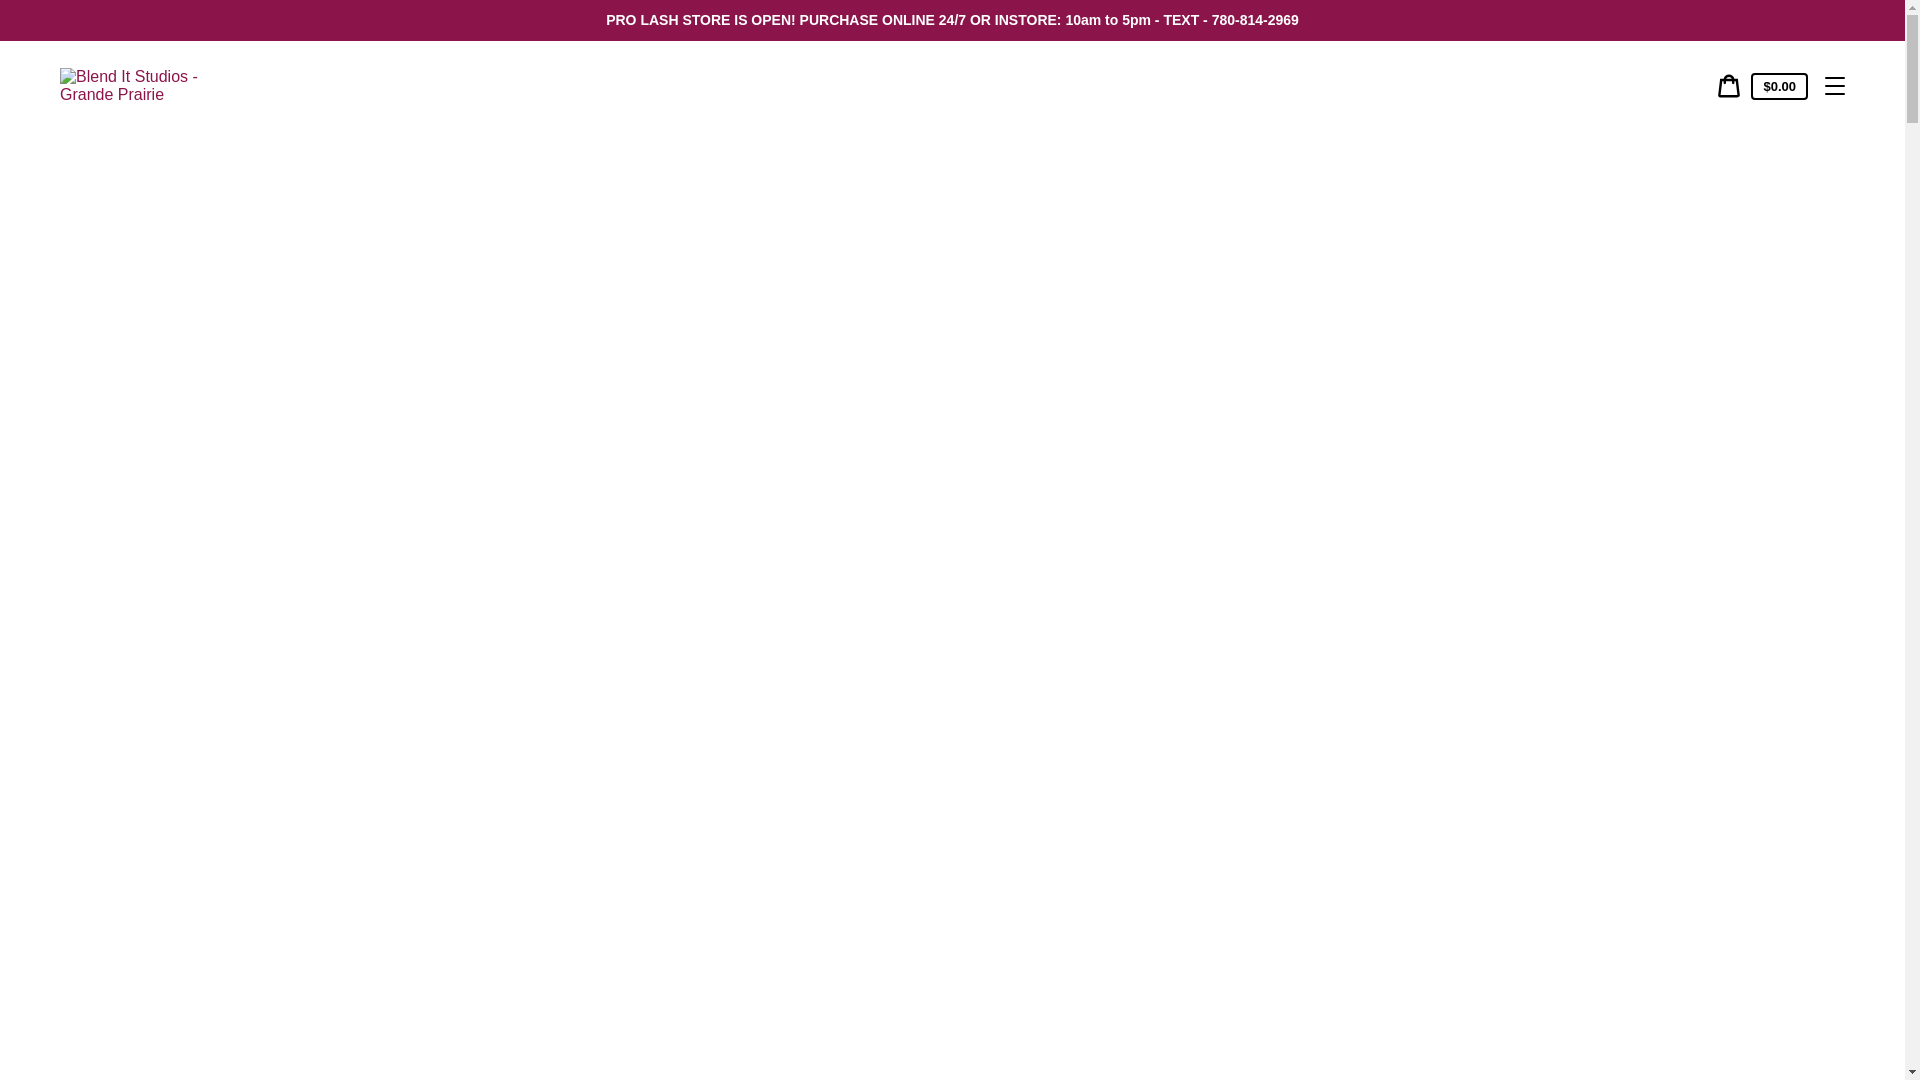  What do you see at coordinates (1727, 84) in the screenshot?
I see `'Cart'` at bounding box center [1727, 84].